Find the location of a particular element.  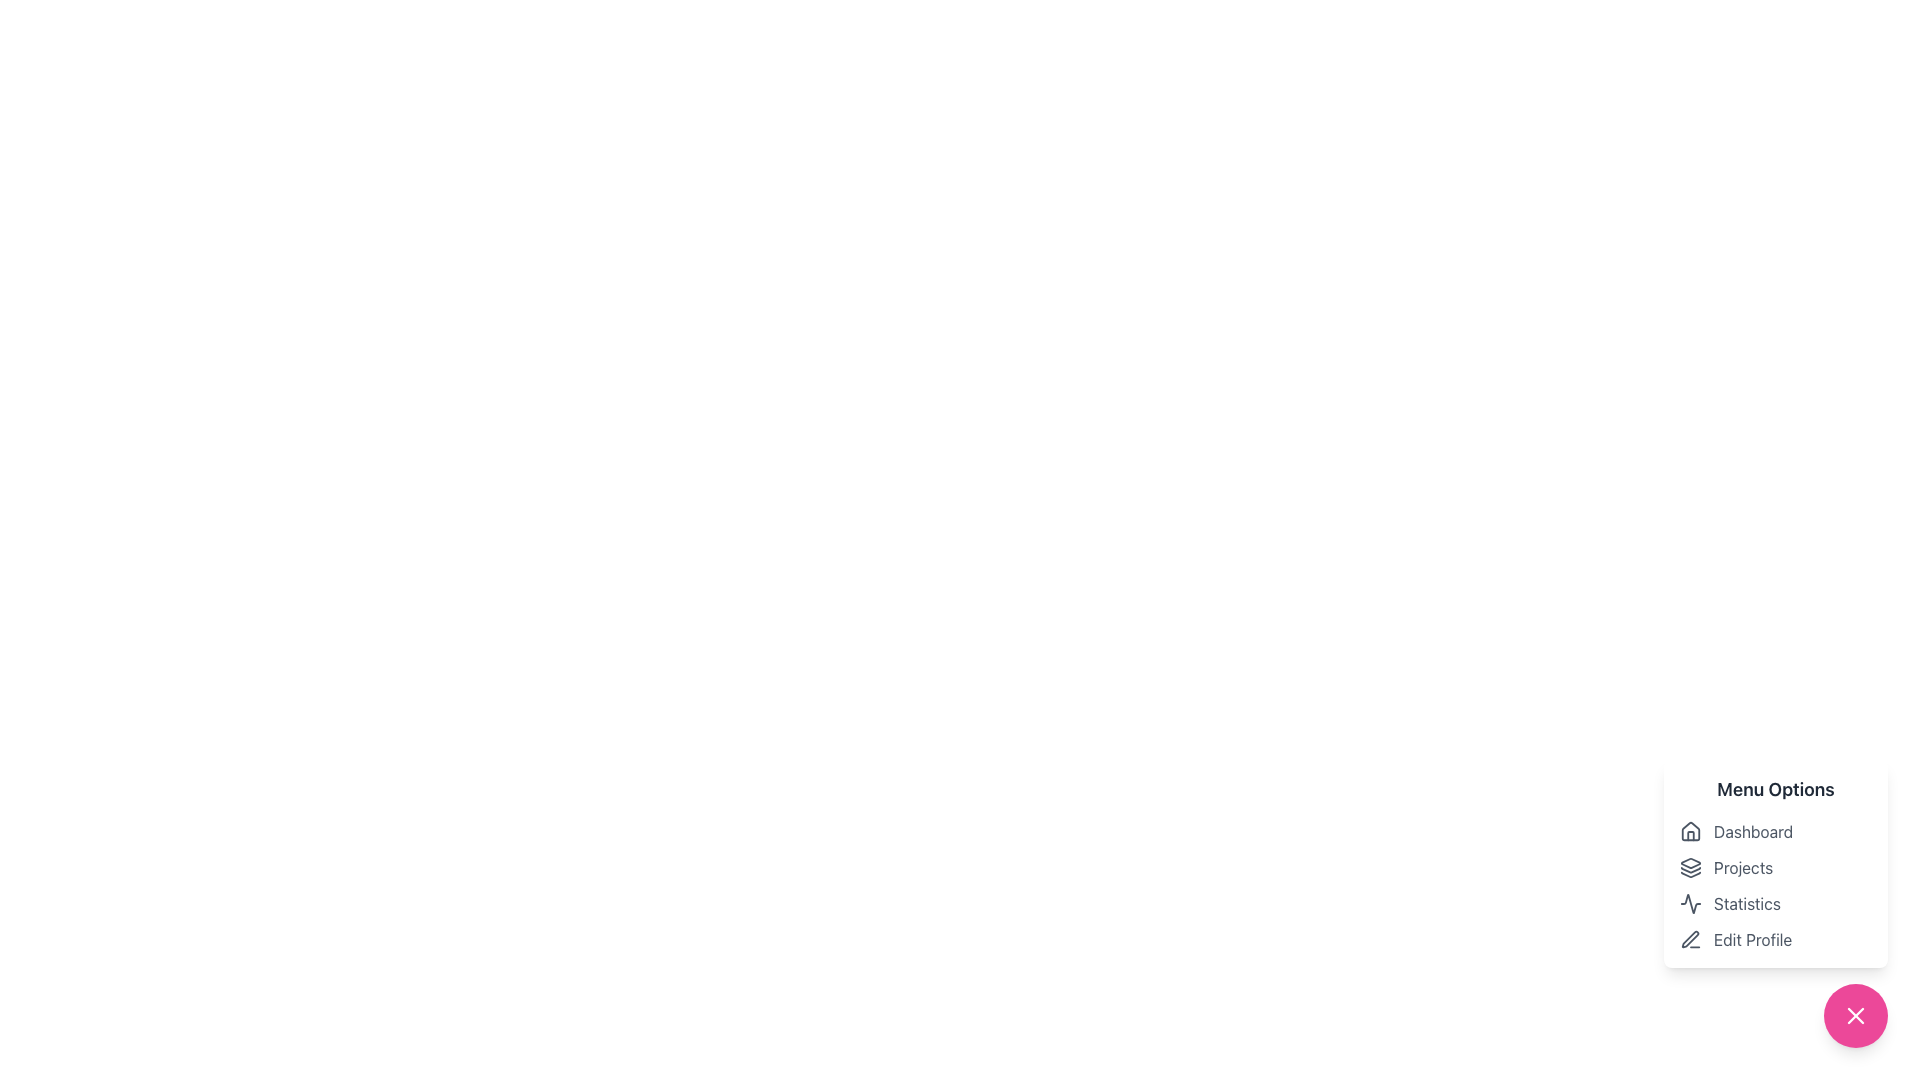

the graphical icon resembling layered shapes with a monochromatic gray outline, located to the left of the 'Projects' text in the vertical navigation menu is located at coordinates (1689, 866).